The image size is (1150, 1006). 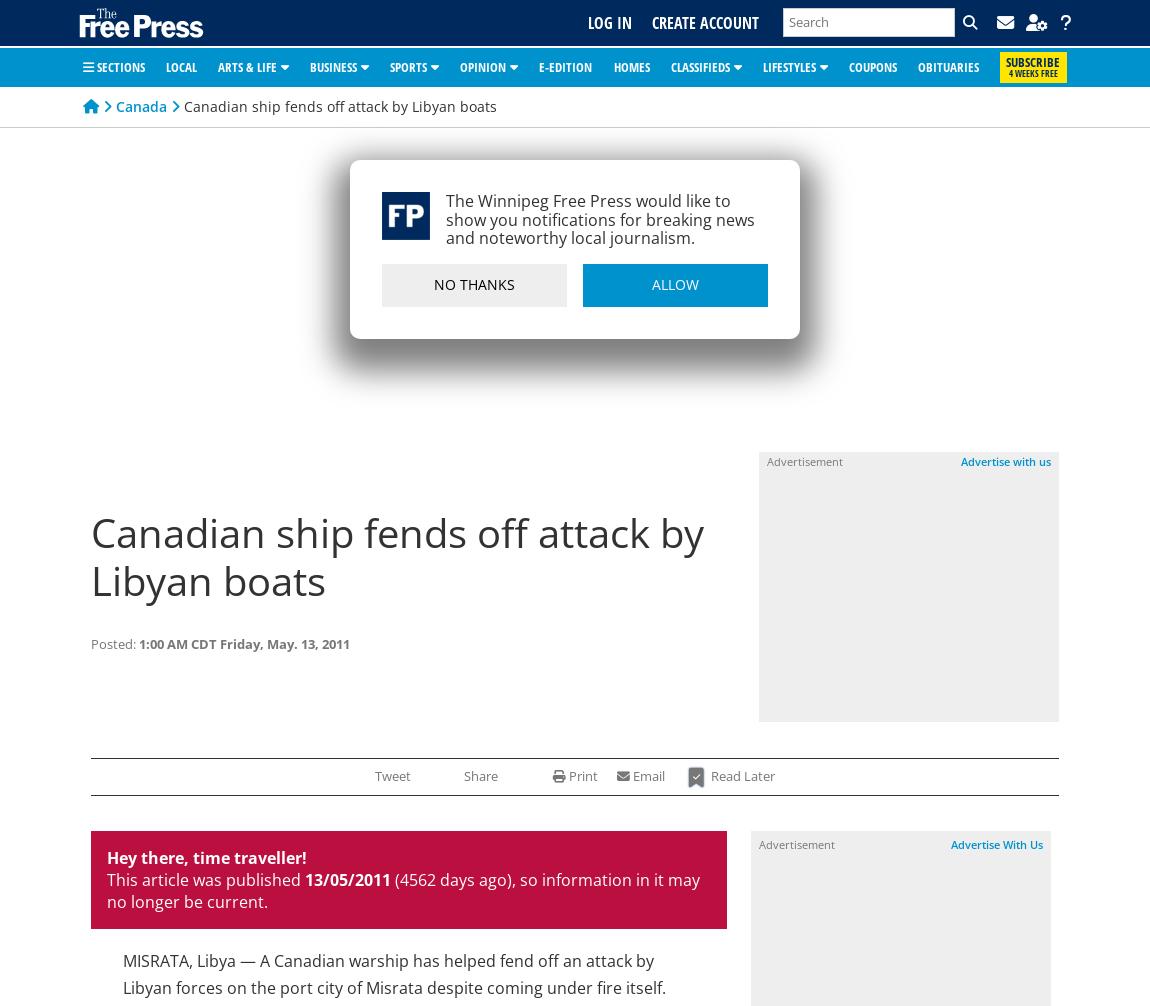 What do you see at coordinates (92, 65) in the screenshot?
I see `'Sections'` at bounding box center [92, 65].